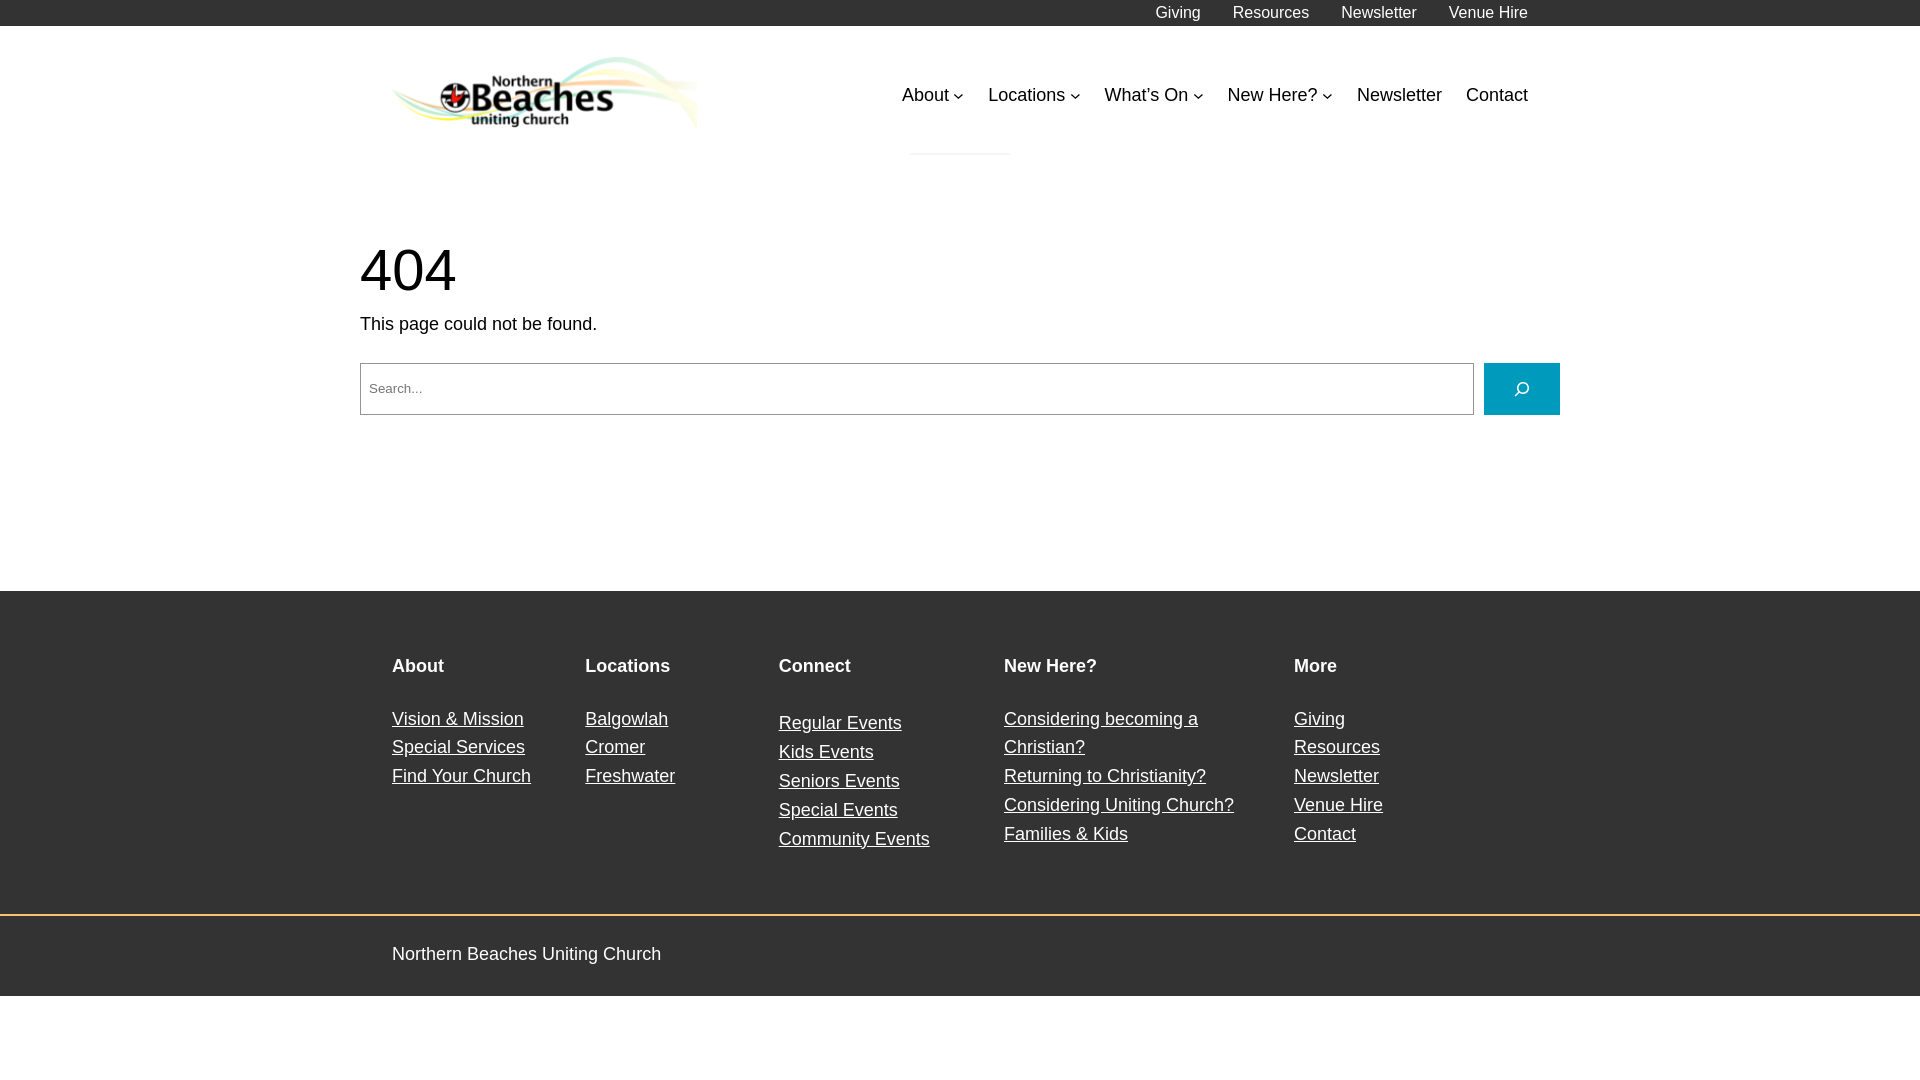  Describe the element at coordinates (1117, 804) in the screenshot. I see `'Considering Uniting Church?'` at that location.